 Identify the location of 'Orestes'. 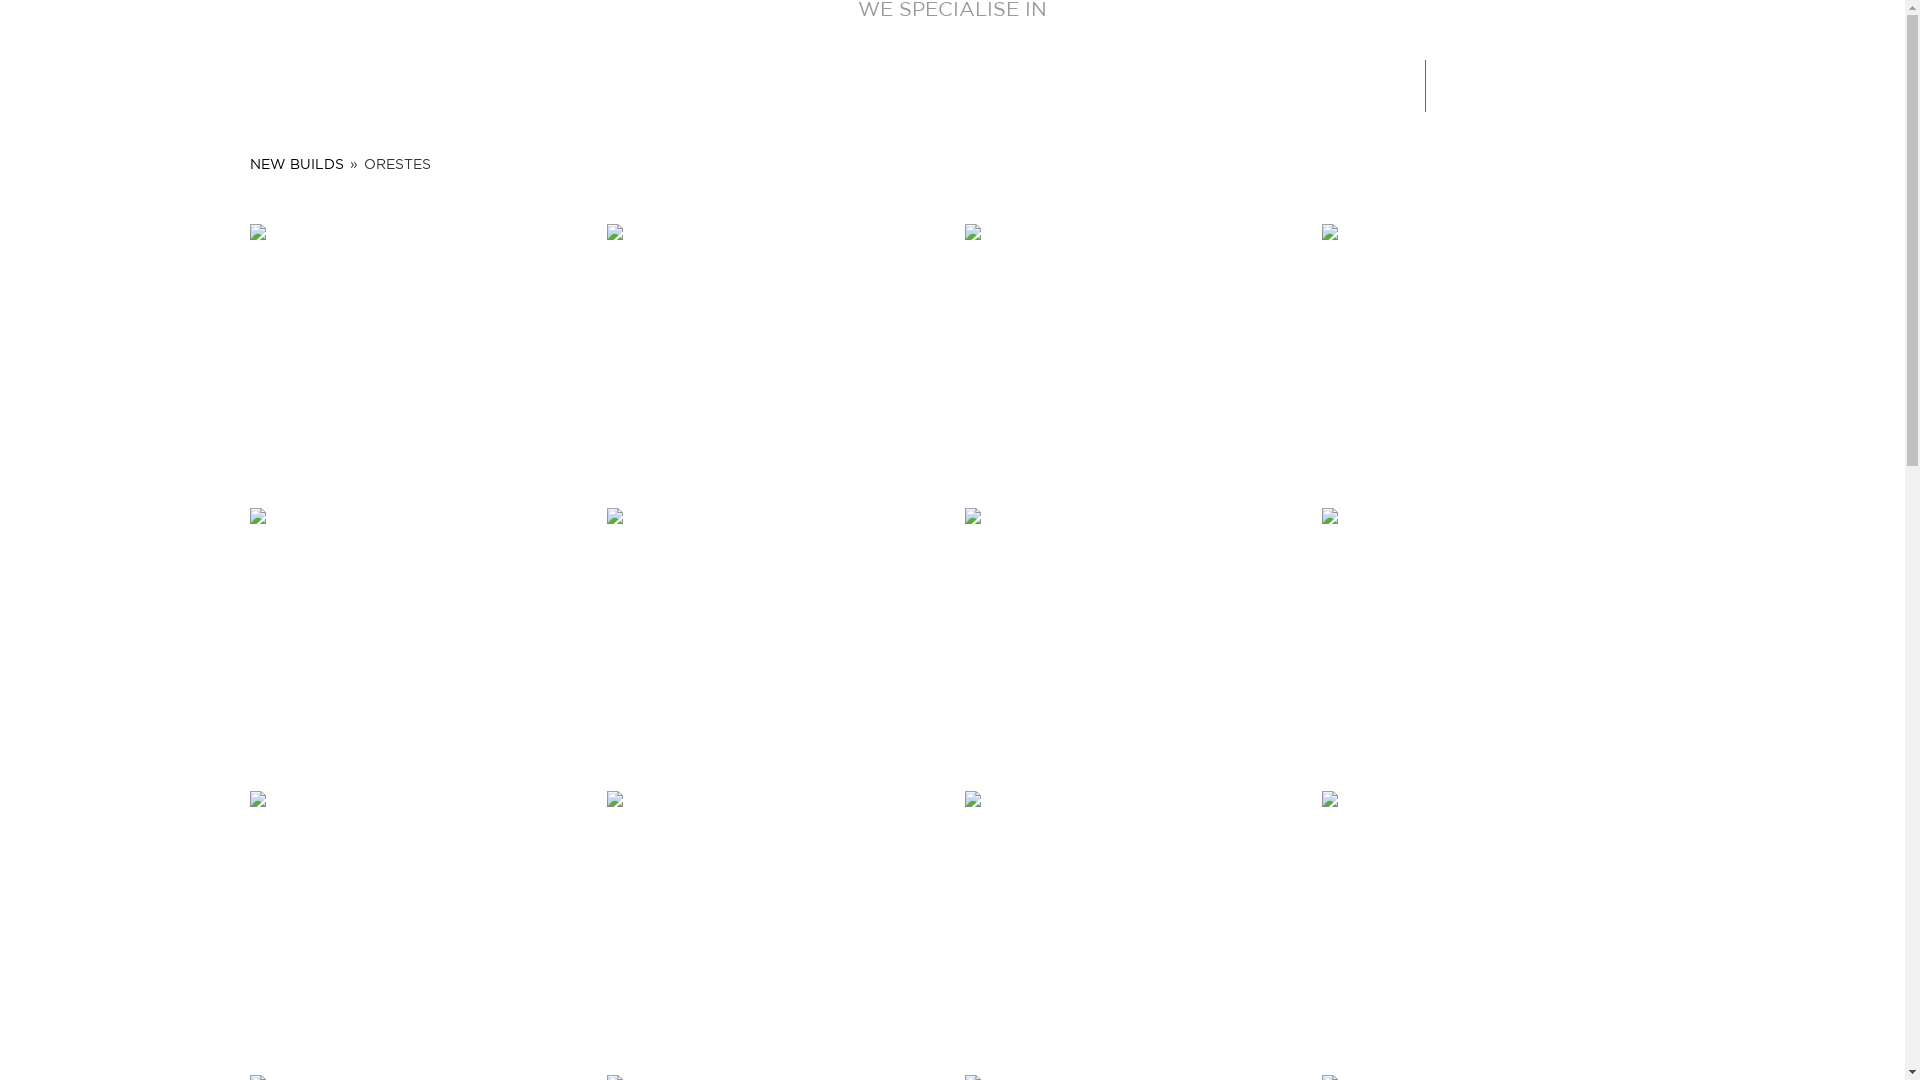
(416, 920).